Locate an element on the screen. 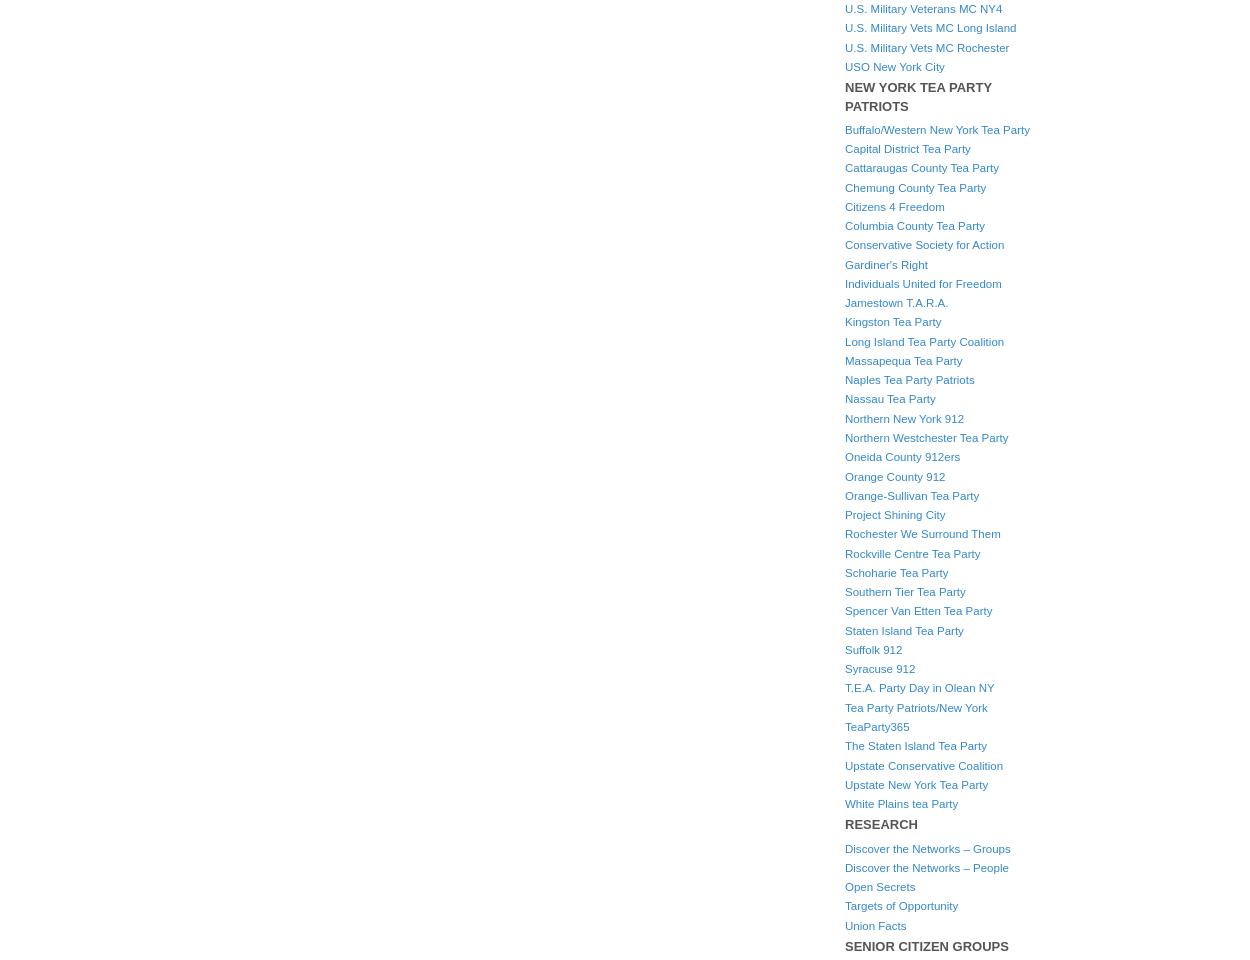 This screenshot has width=1250, height=960. 'U.S. Military Veterans MC NY4' is located at coordinates (923, 8).